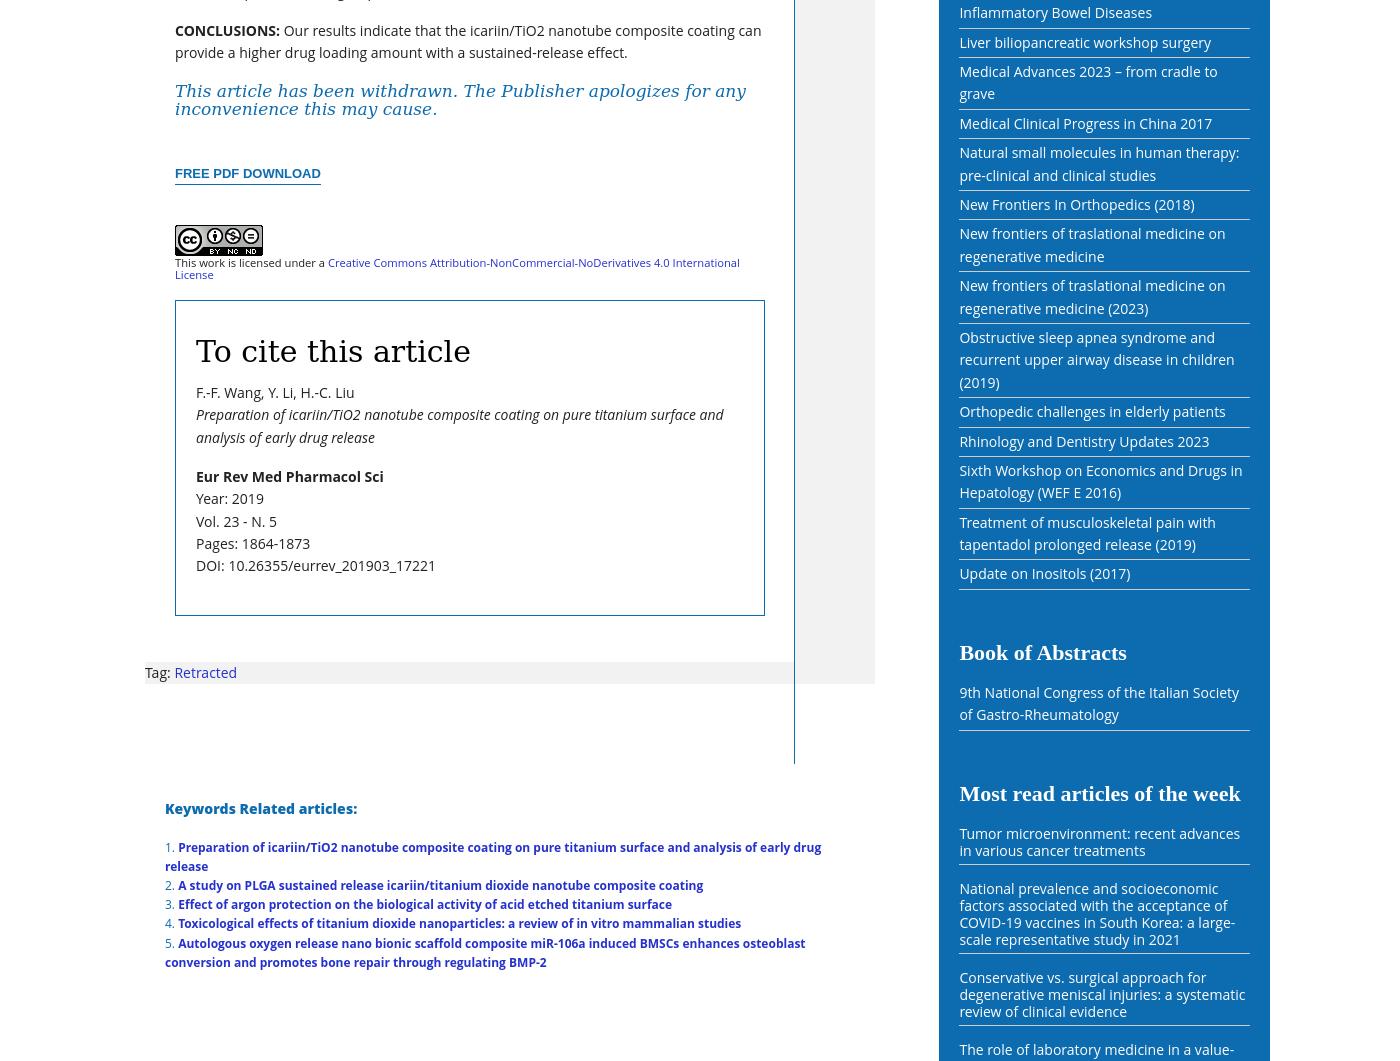 The image size is (1400, 1061). I want to click on 'National prevalence and socioeconomic factors associated with the acceptance of COVID-19 vaccines in South Korea: a large-scale representative study in 2021', so click(1097, 913).